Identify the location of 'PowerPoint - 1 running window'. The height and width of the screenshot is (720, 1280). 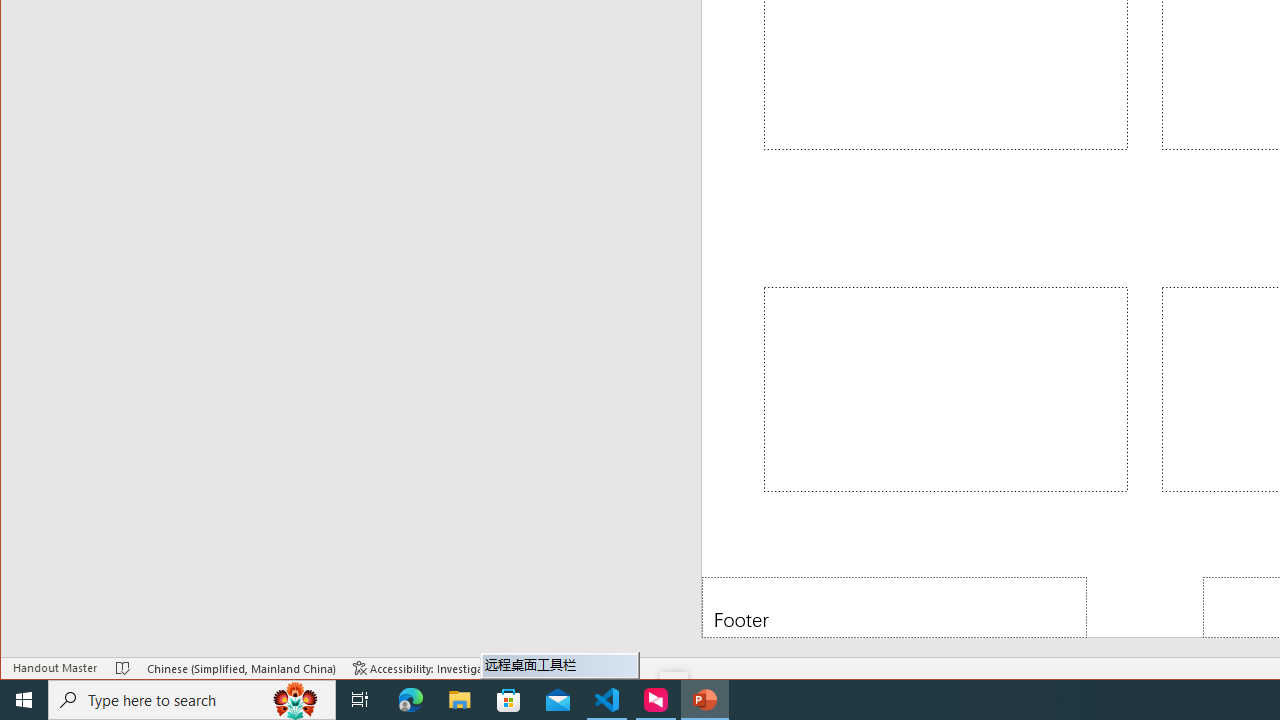
(705, 698).